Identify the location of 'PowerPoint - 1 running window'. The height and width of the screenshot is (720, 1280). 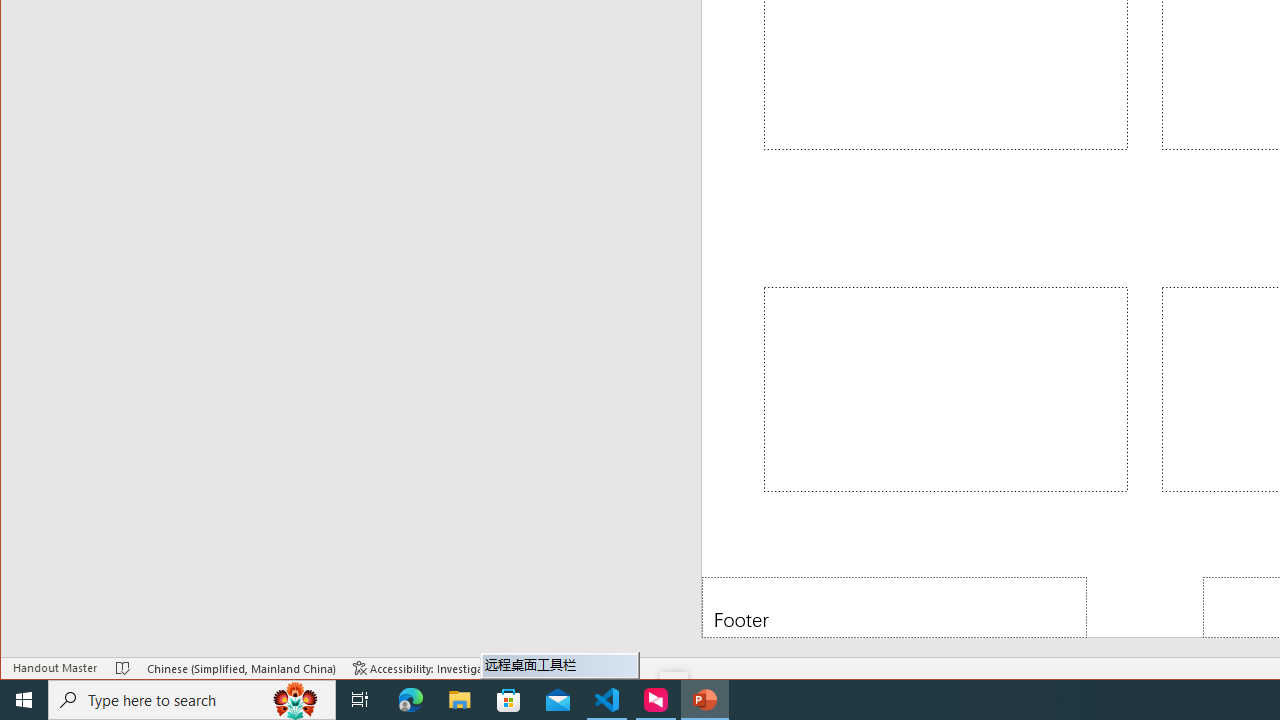
(705, 698).